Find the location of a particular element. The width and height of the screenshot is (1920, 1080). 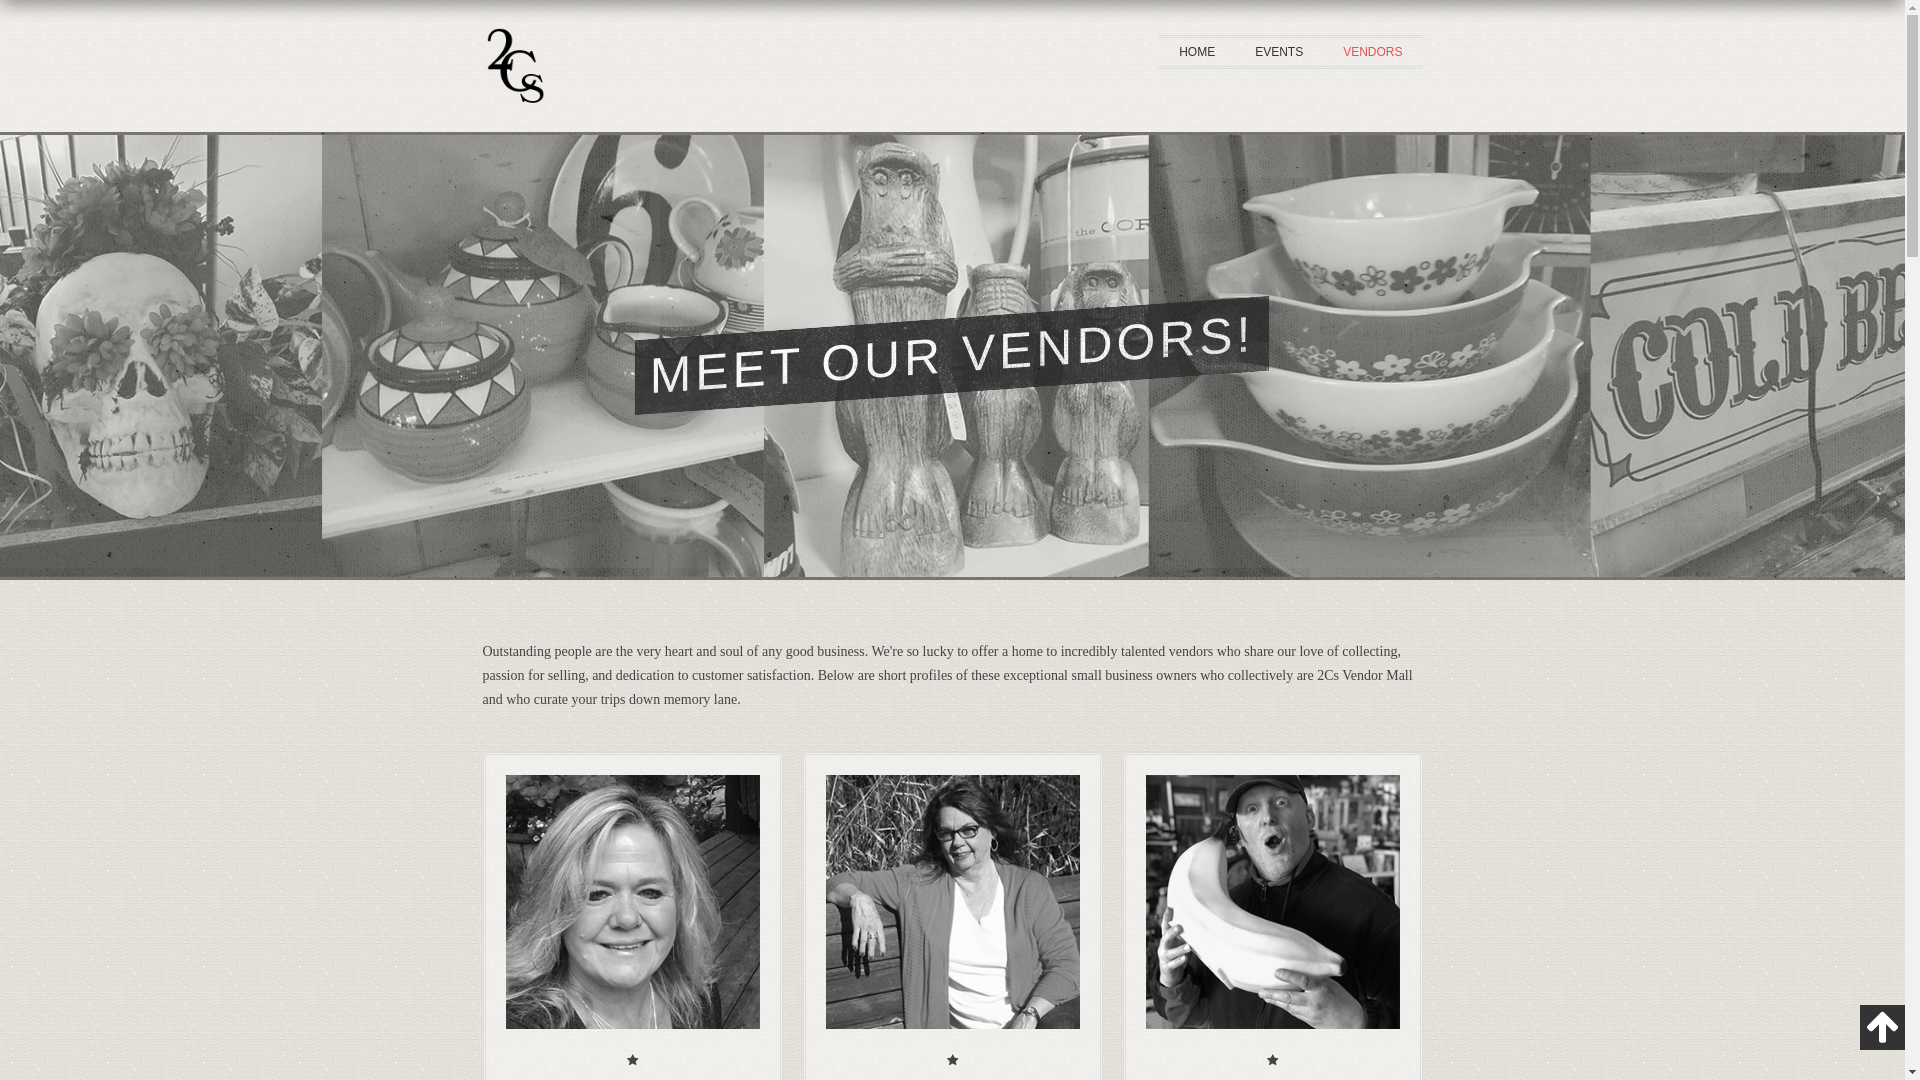

'2Cs' is located at coordinates (513, 119).